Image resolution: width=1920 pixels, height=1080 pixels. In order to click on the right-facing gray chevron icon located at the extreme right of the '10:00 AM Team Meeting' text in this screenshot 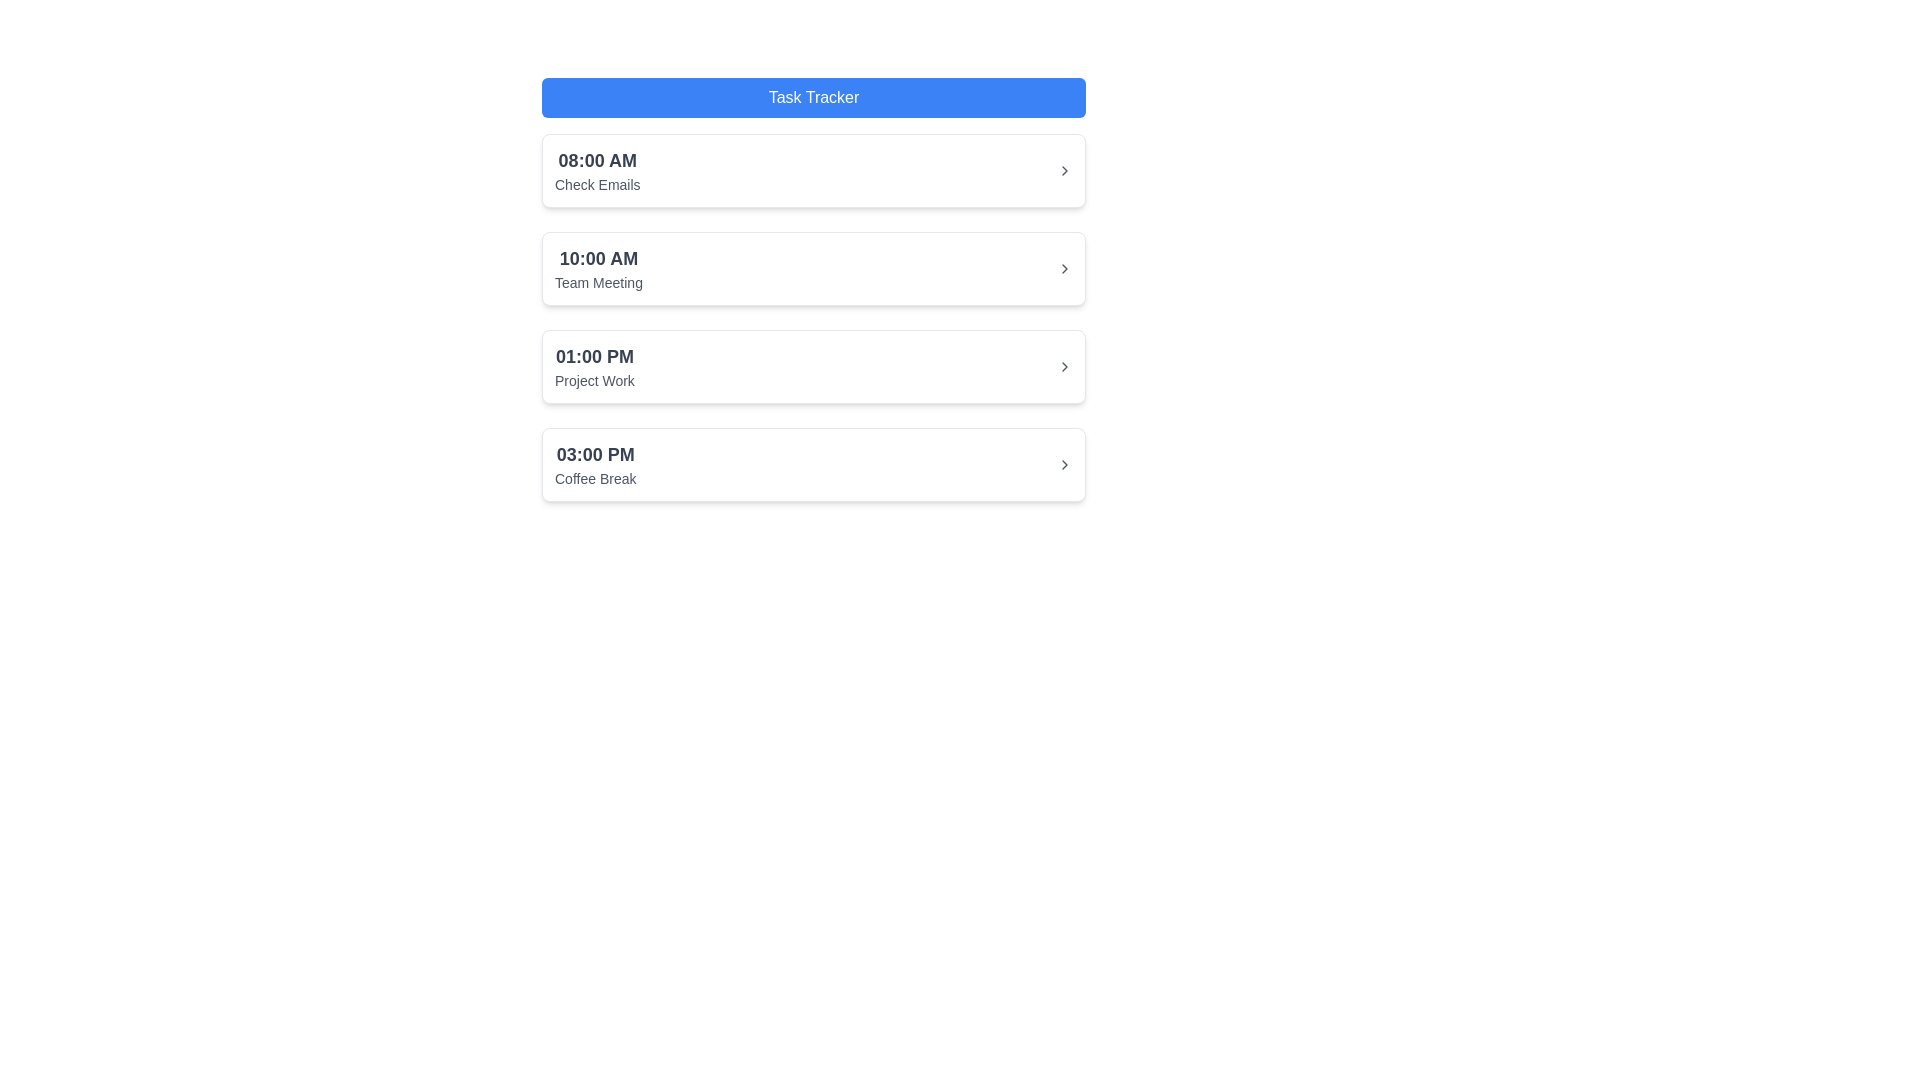, I will do `click(1064, 268)`.